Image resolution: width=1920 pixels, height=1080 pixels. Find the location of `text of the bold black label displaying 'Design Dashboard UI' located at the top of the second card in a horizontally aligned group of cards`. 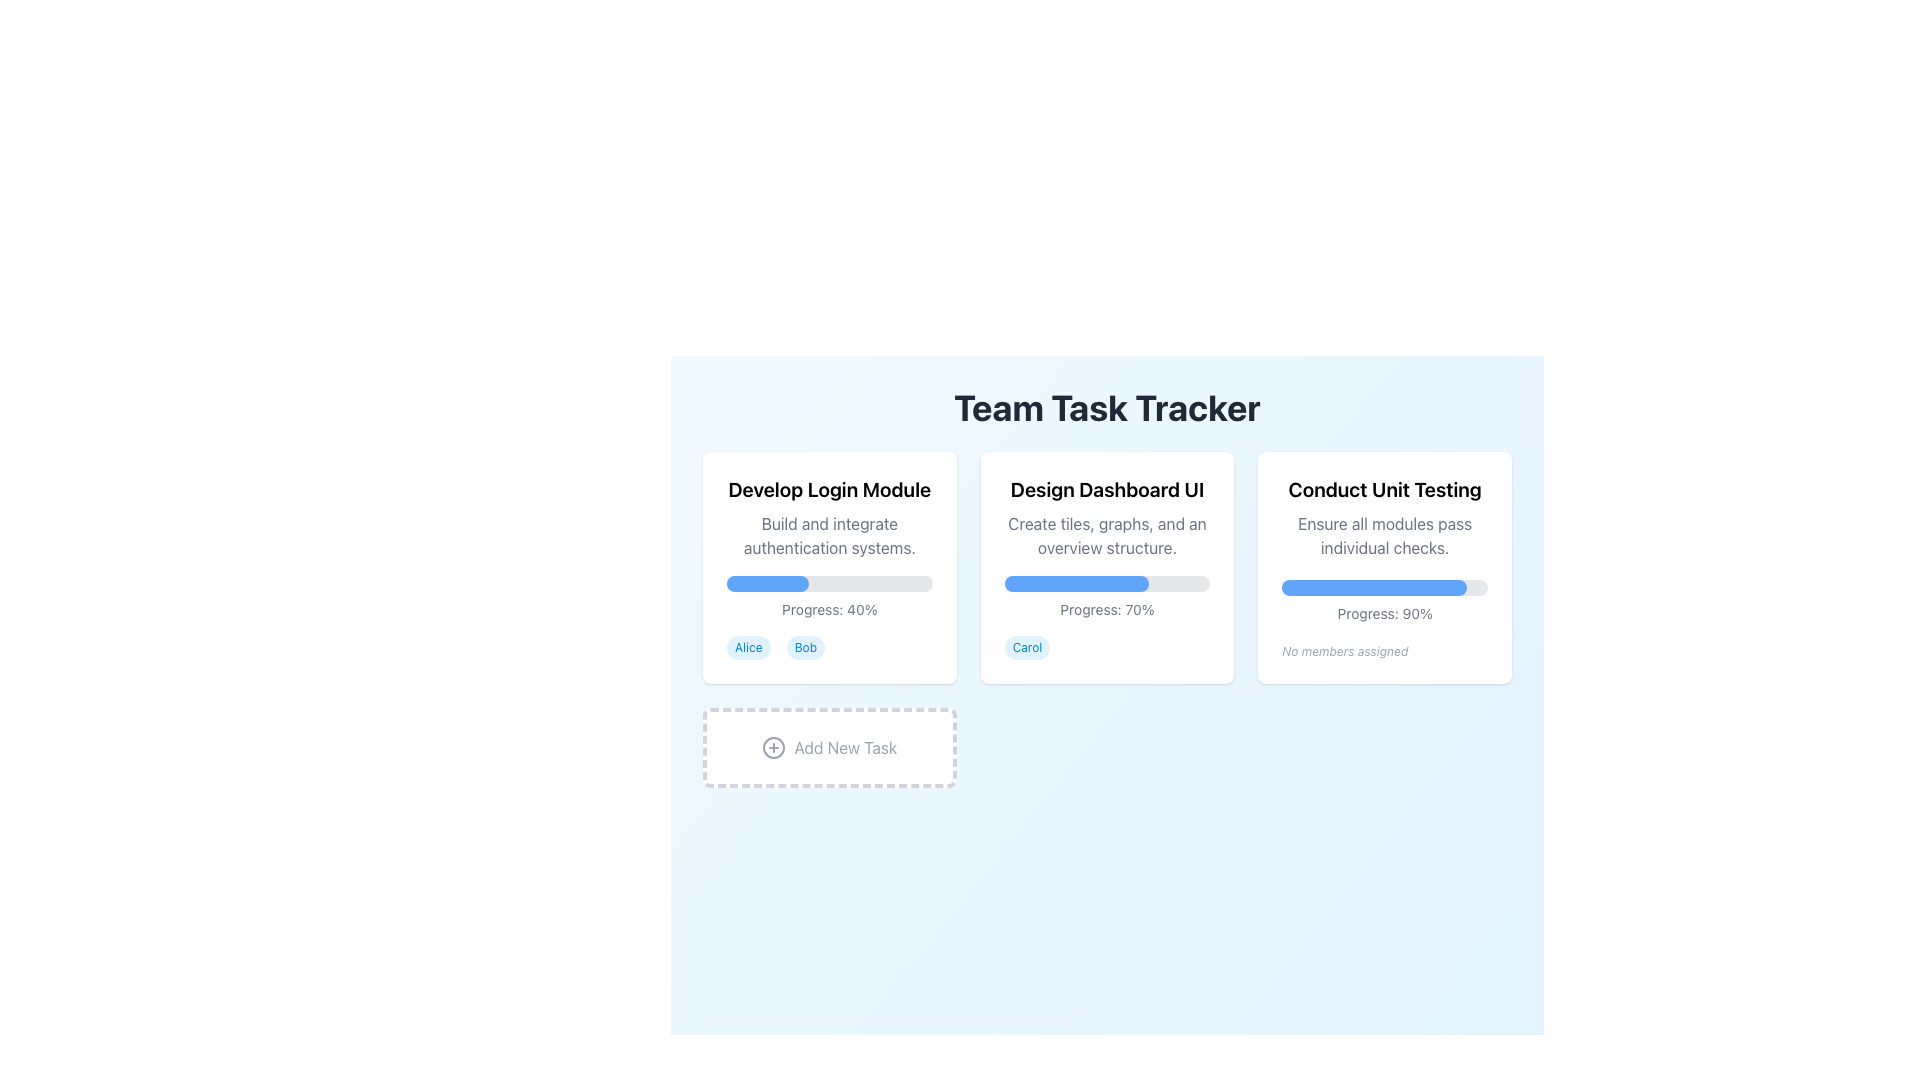

text of the bold black label displaying 'Design Dashboard UI' located at the top of the second card in a horizontally aligned group of cards is located at coordinates (1106, 489).